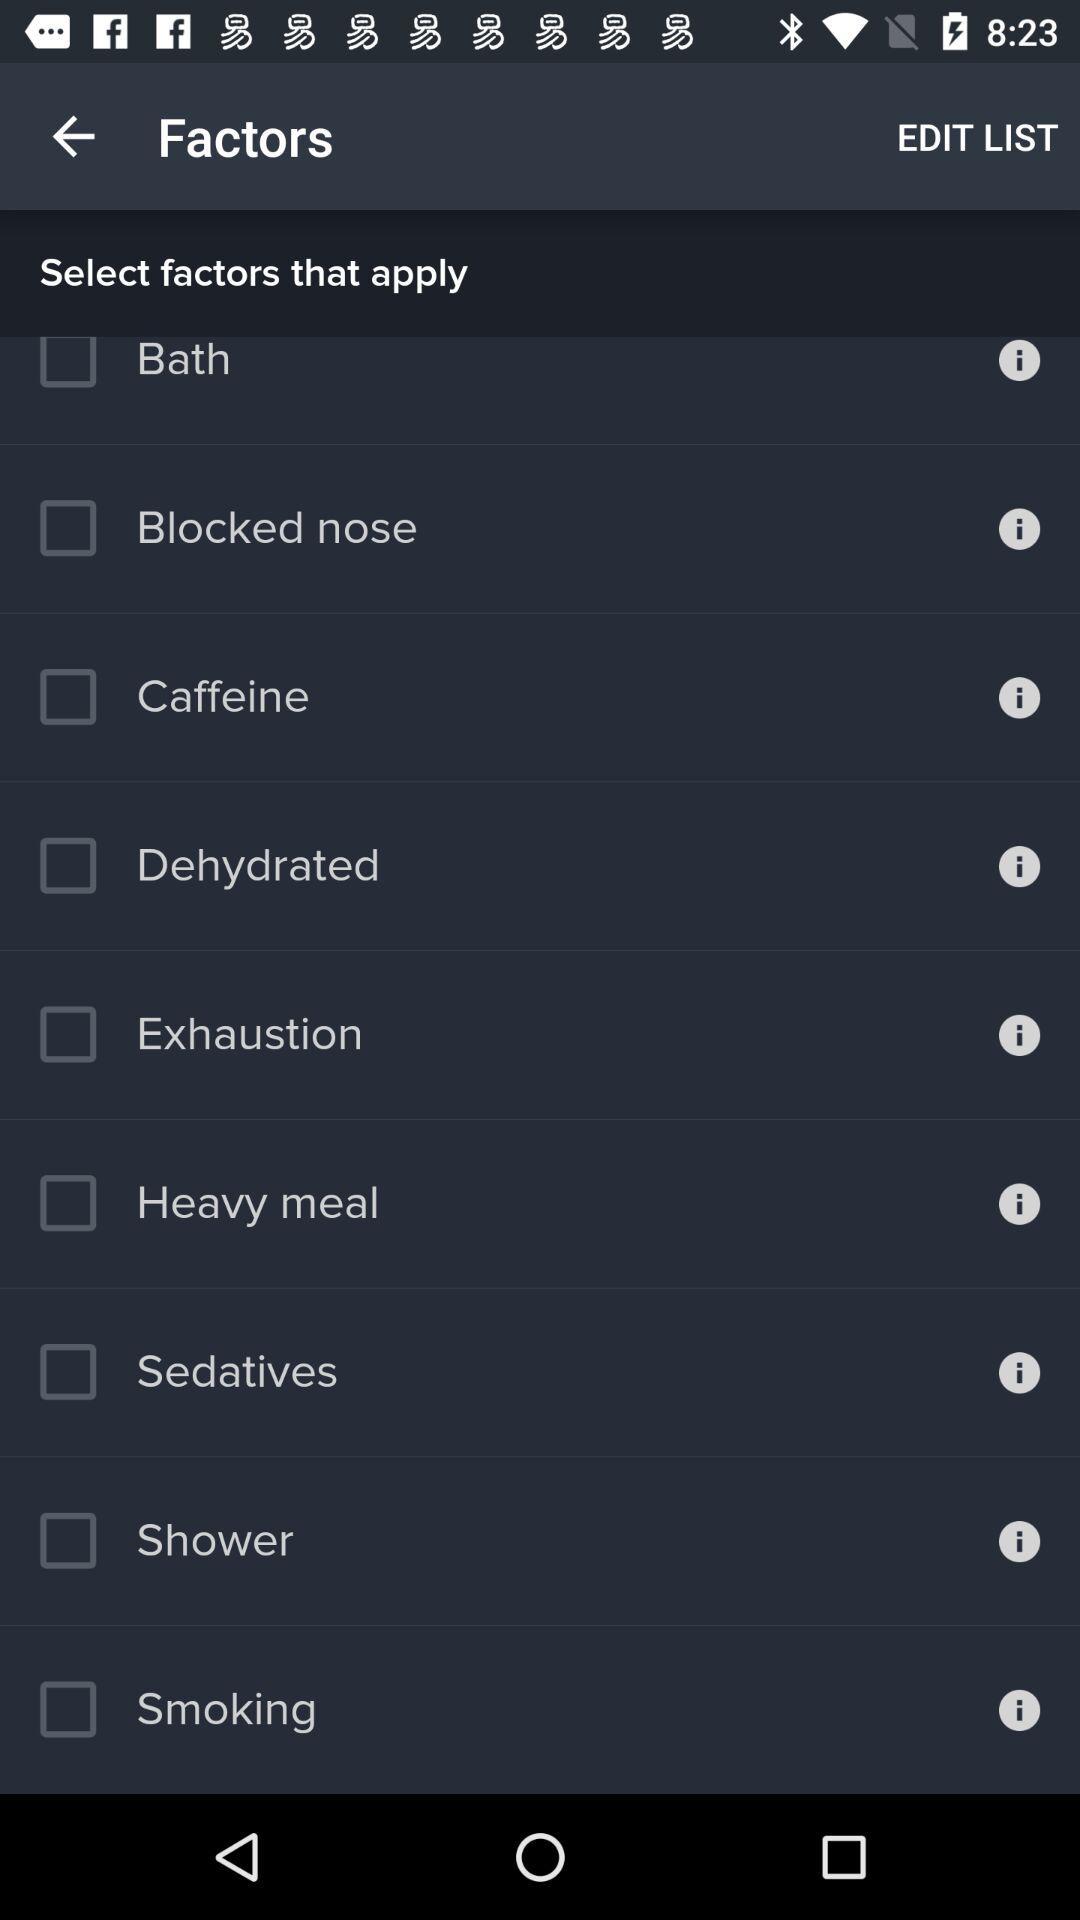 The image size is (1080, 1920). Describe the element at coordinates (72, 135) in the screenshot. I see `item next to factors` at that location.